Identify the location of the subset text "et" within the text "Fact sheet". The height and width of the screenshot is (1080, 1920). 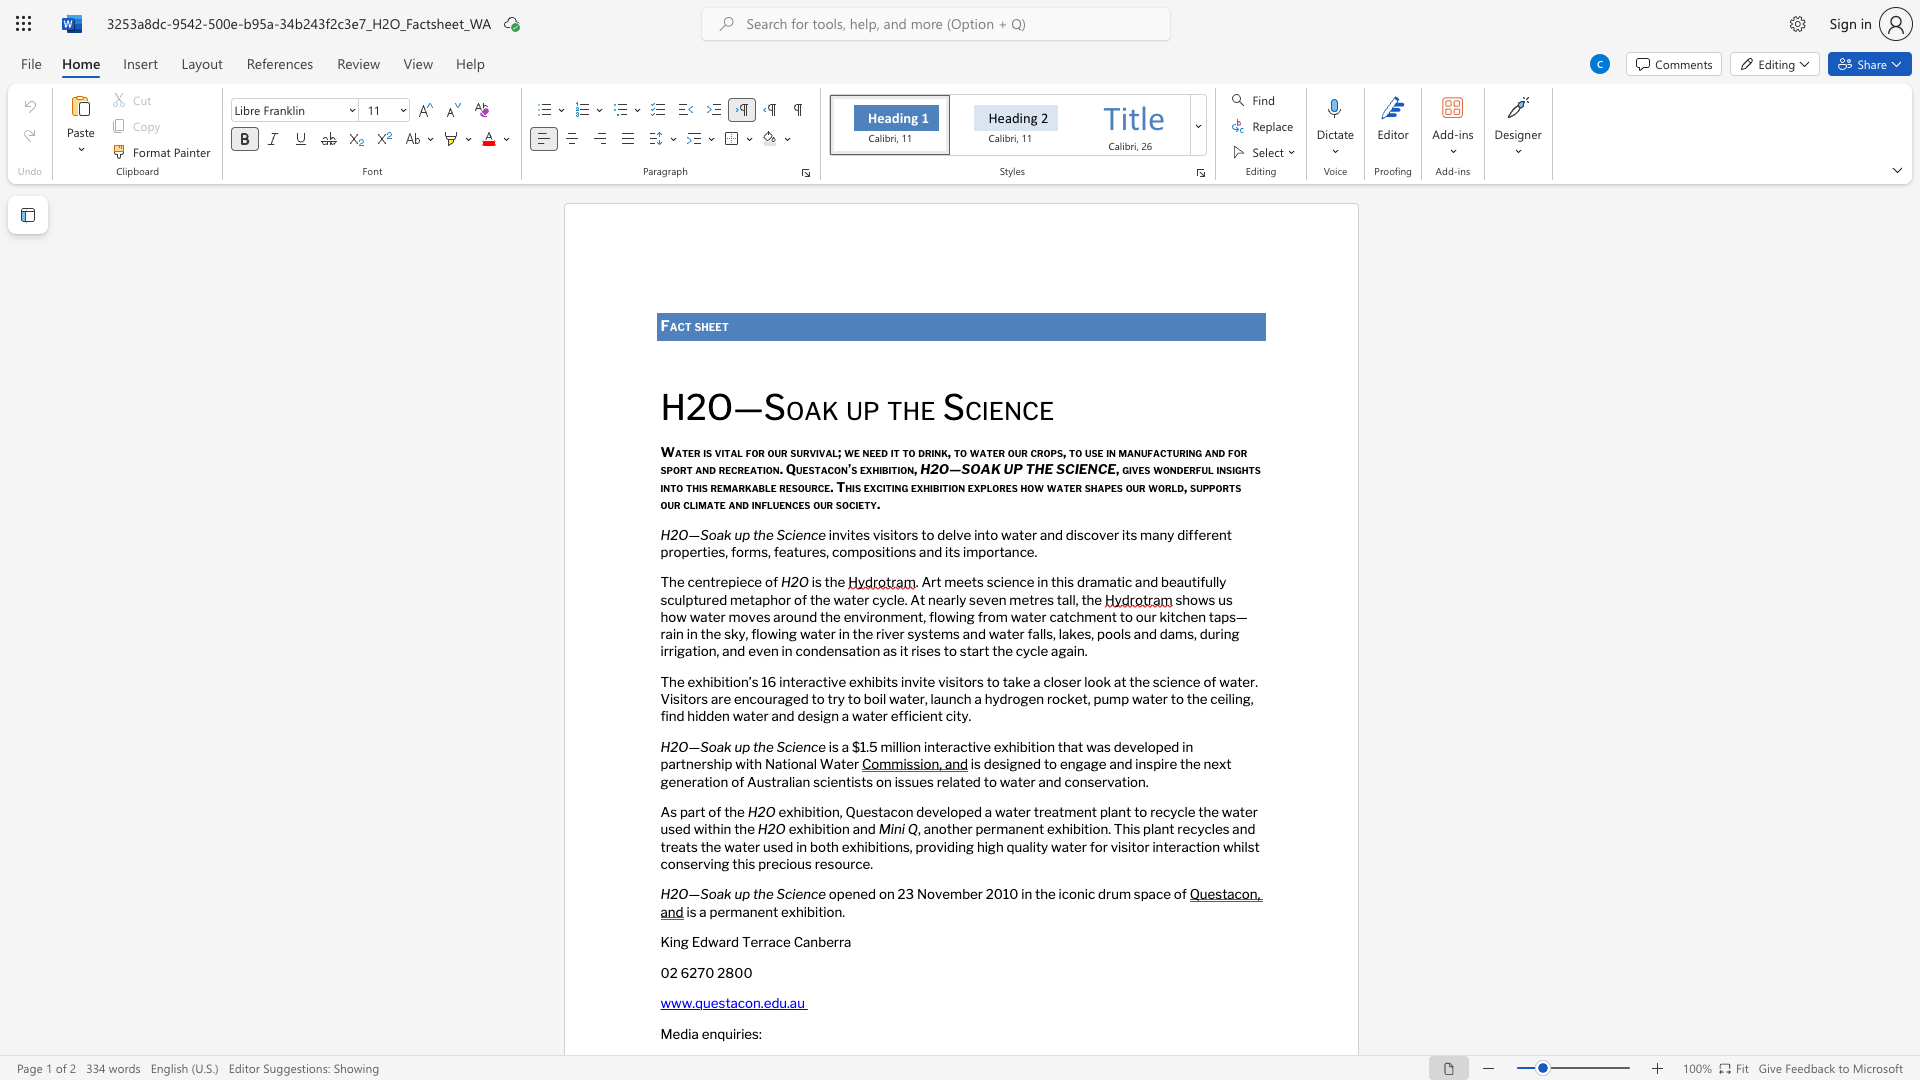
(715, 325).